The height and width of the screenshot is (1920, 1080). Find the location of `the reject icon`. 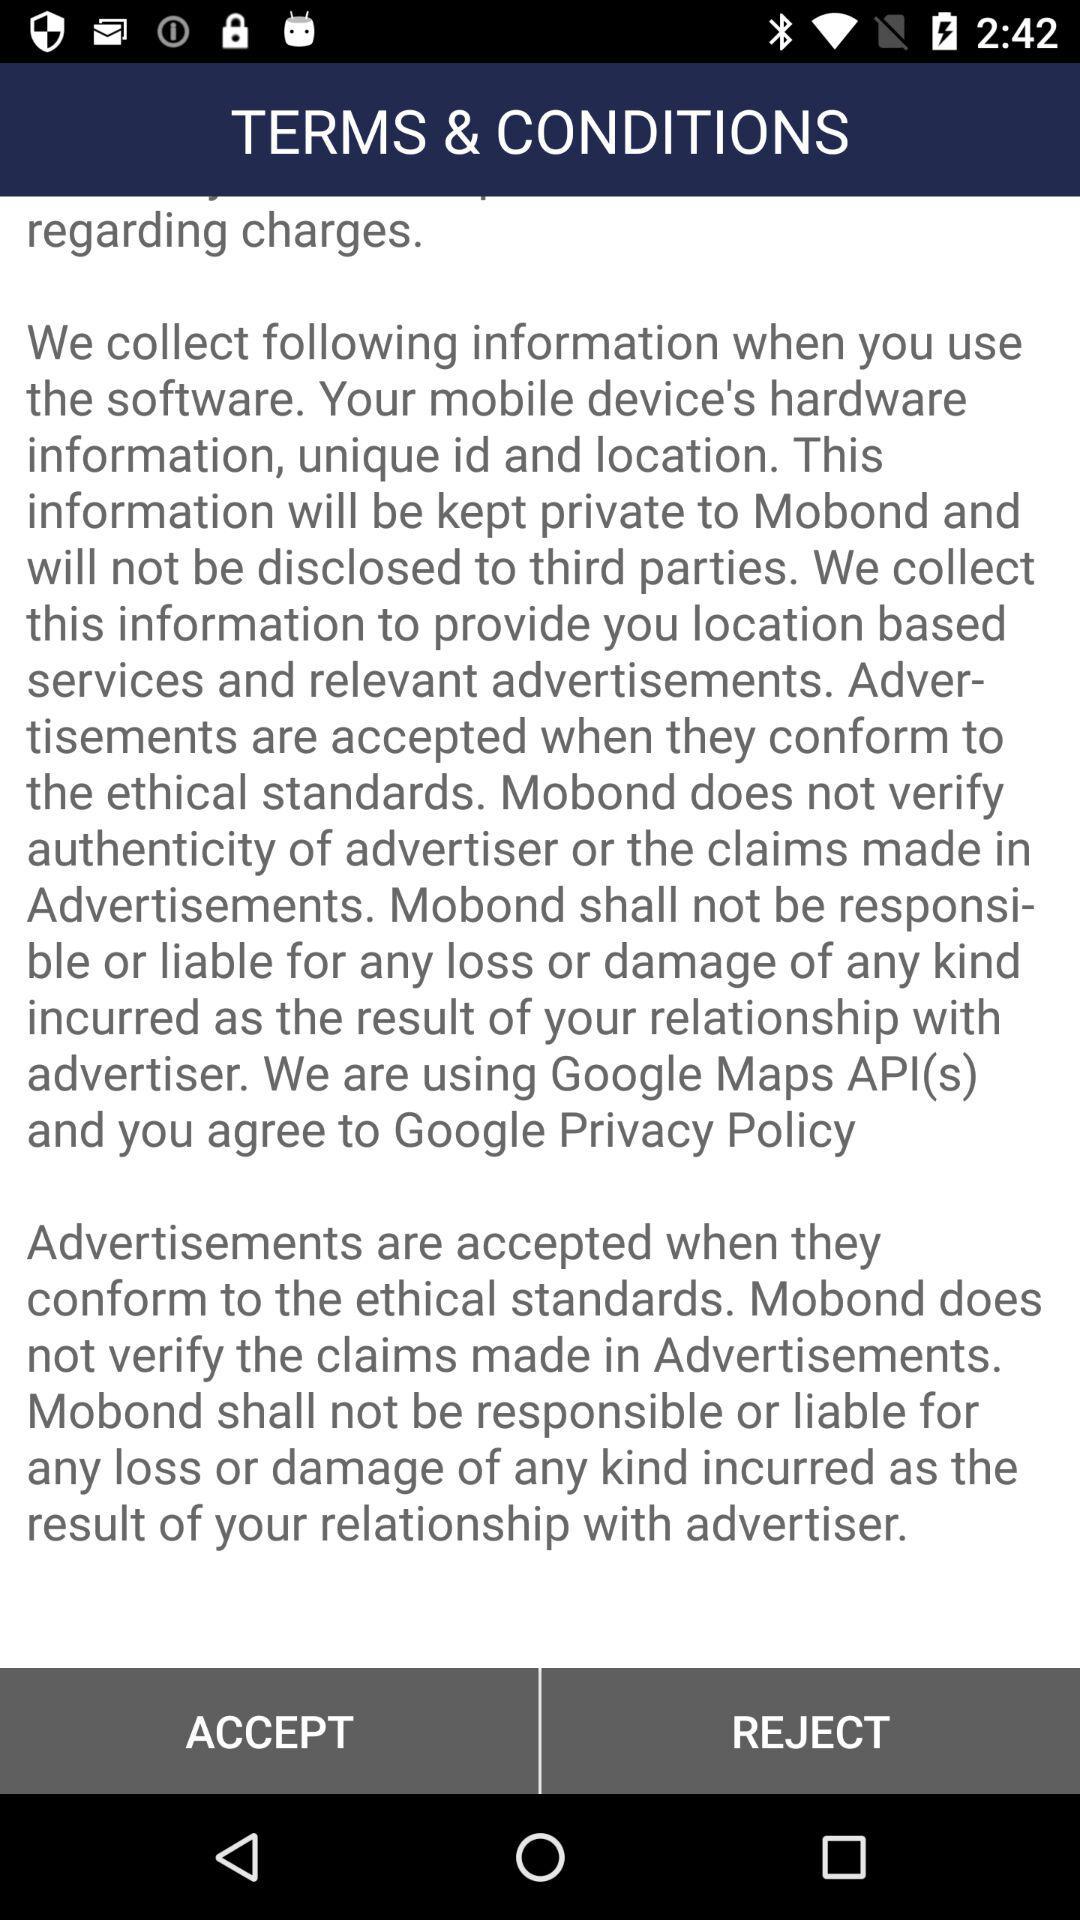

the reject icon is located at coordinates (810, 1730).